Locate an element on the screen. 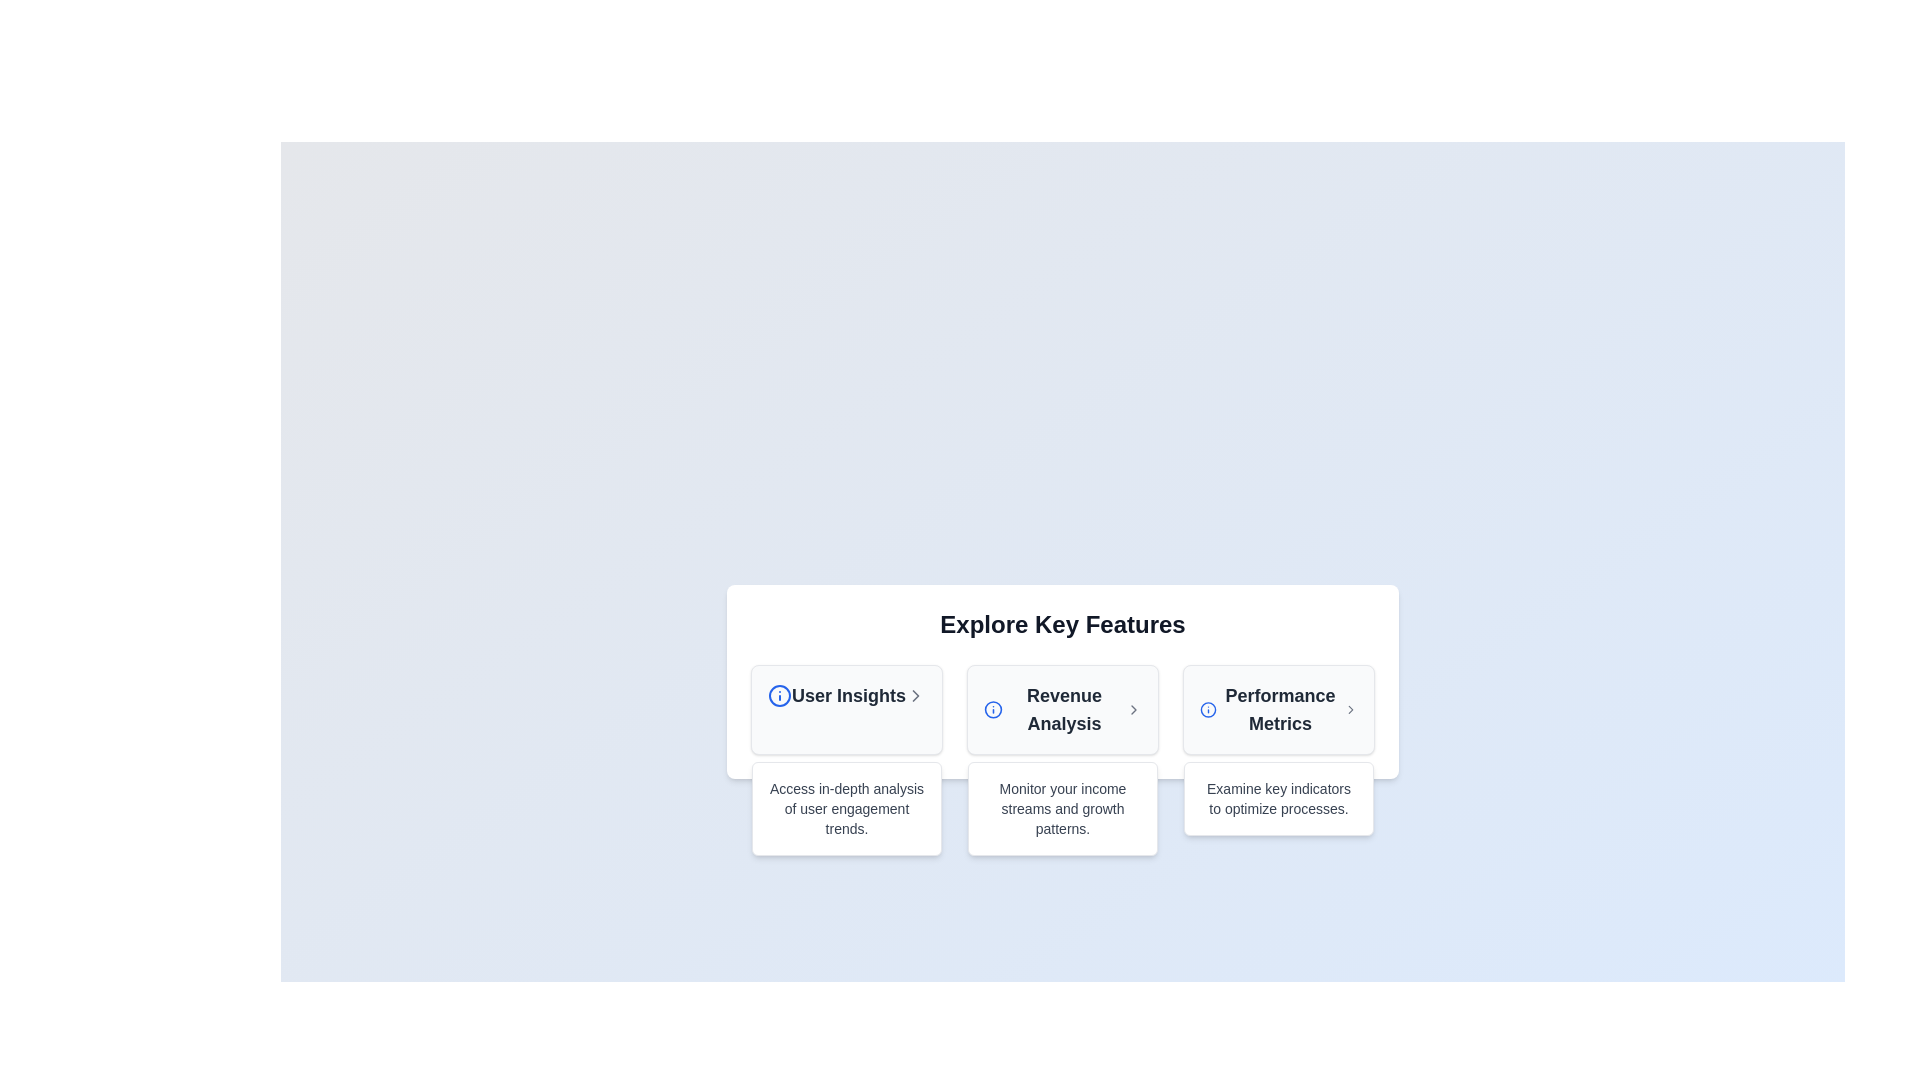  the SVG-based 'Info' icon located in the 'Performance Metrics' section, positioned at the top-right corner of the header area, to the left of the group title text 'Performance Metrics' is located at coordinates (1207, 708).